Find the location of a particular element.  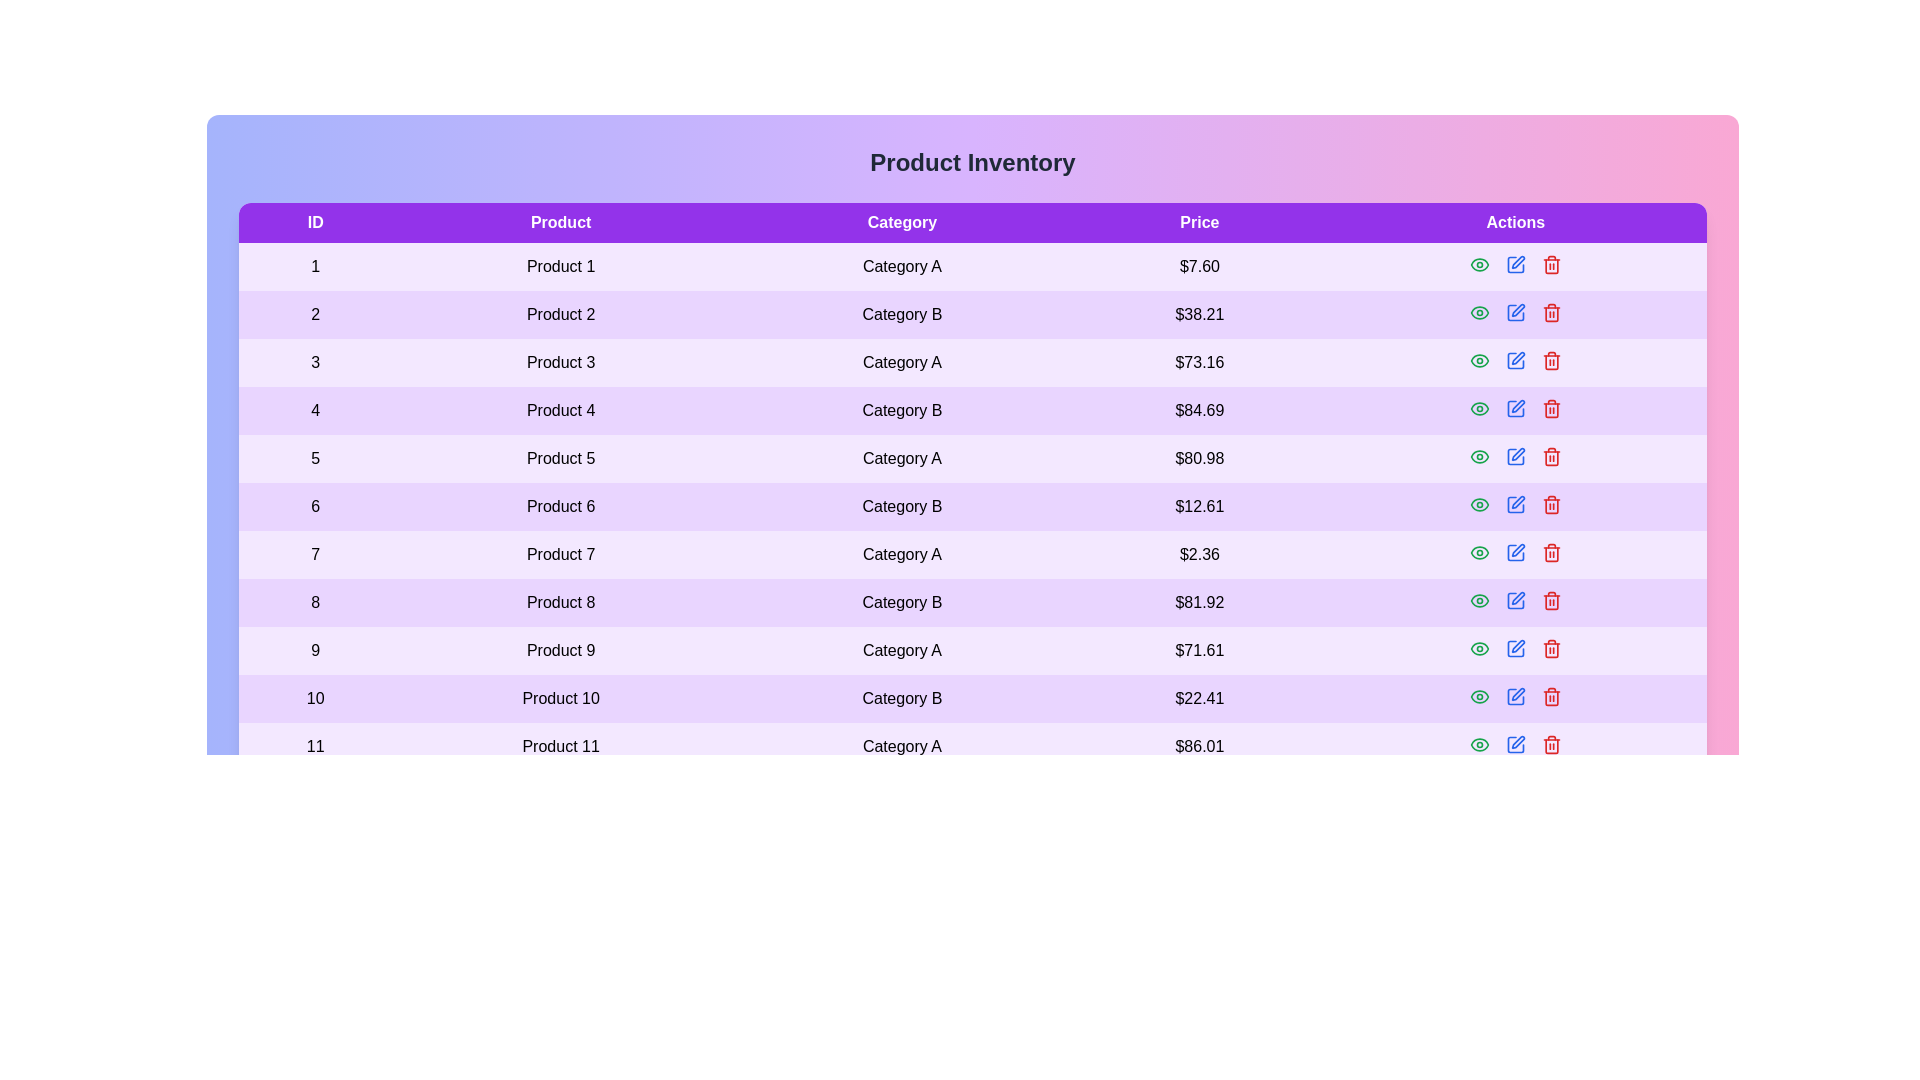

the column header ID to sort the table by that column is located at coordinates (314, 223).